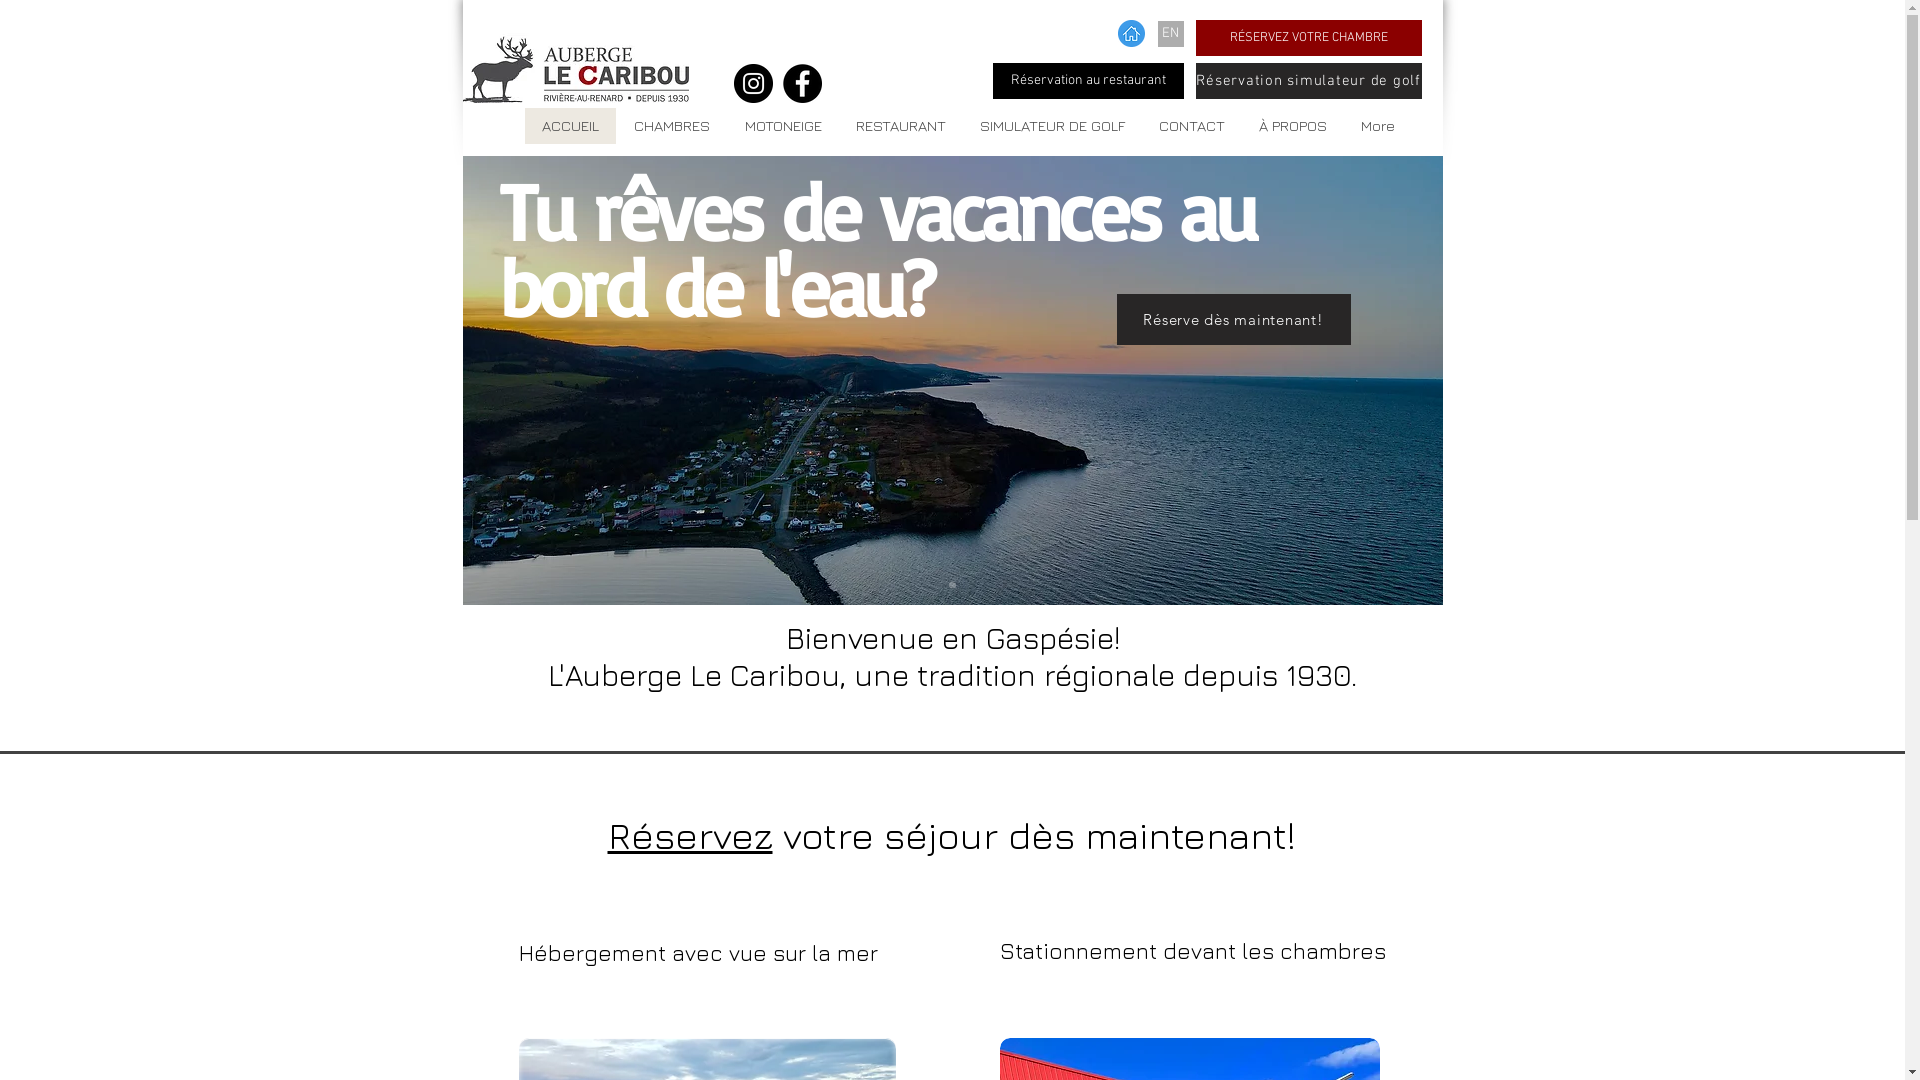 Image resolution: width=1920 pixels, height=1080 pixels. Describe the element at coordinates (574, 67) in the screenshot. I see `'cariboulogo,jpg.jpg'` at that location.